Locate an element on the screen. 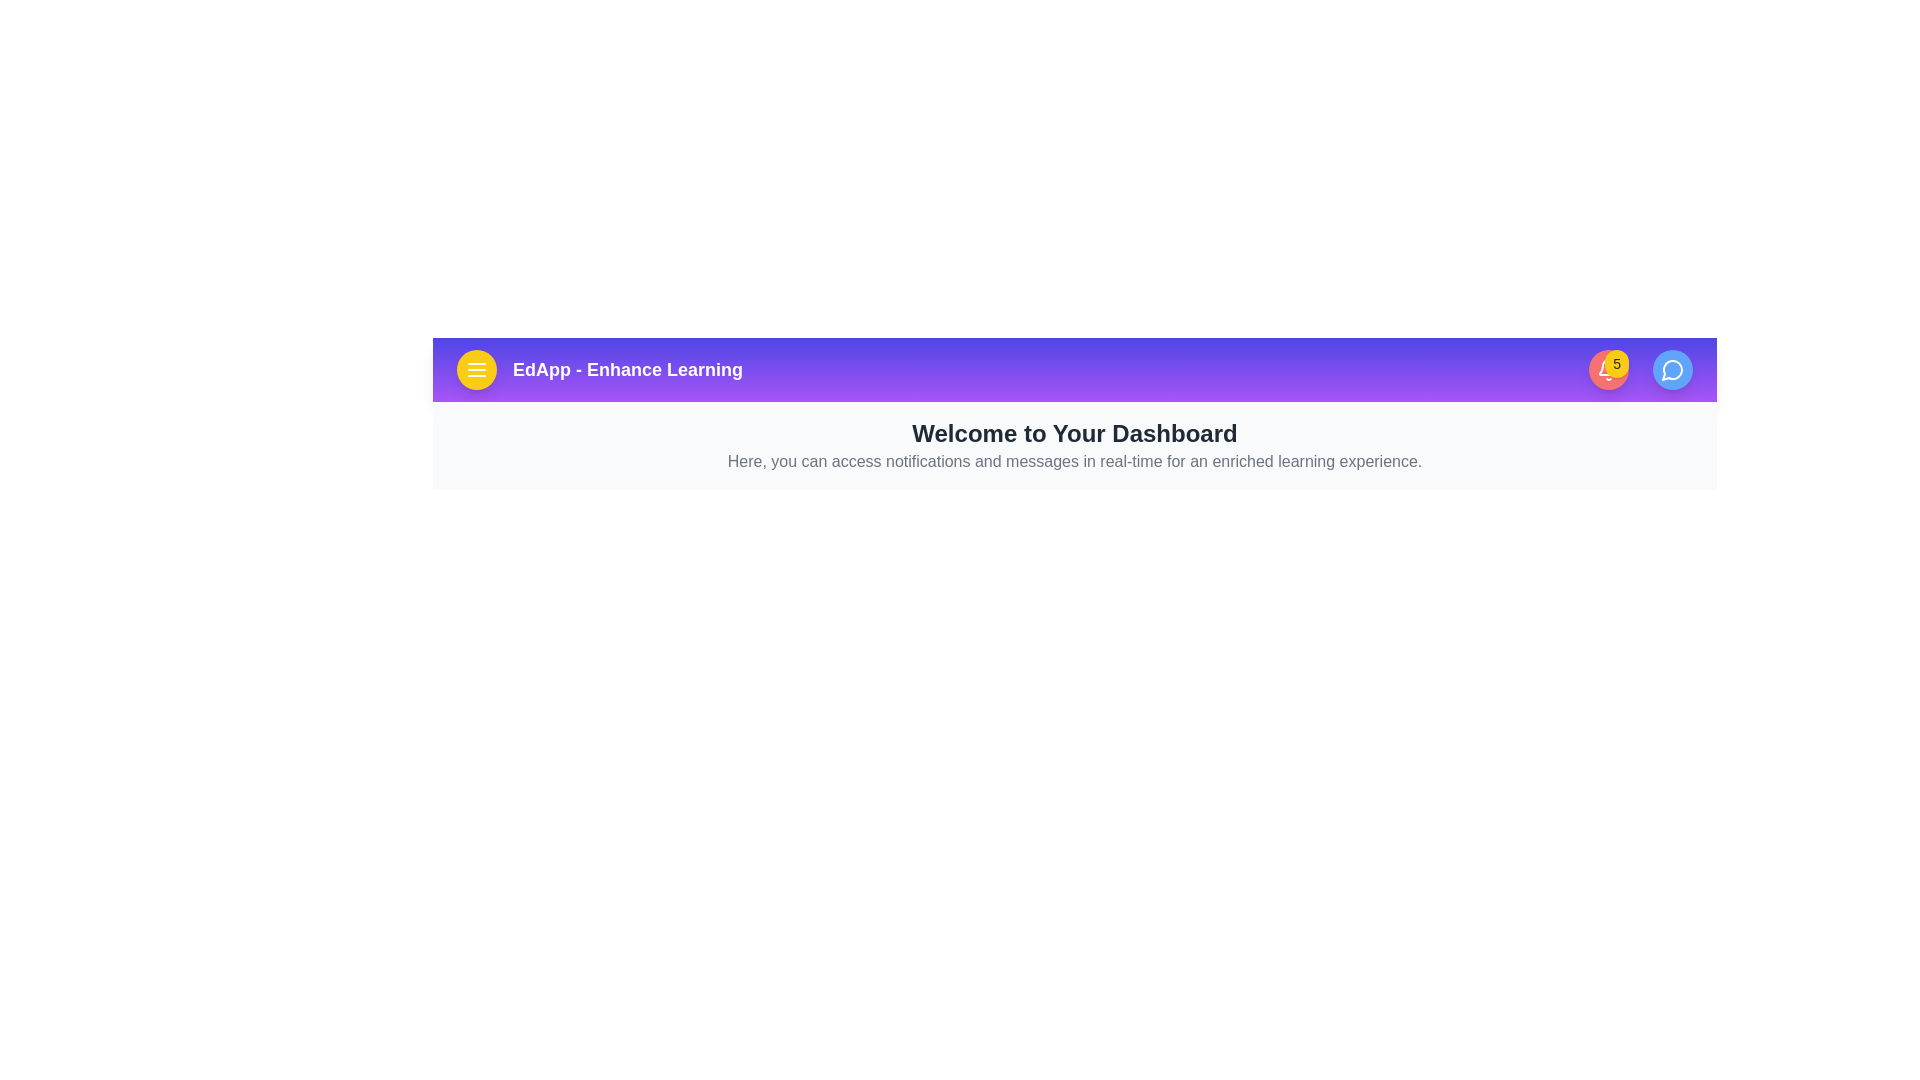 The height and width of the screenshot is (1080, 1920). the message icon to access messages is located at coordinates (1673, 370).